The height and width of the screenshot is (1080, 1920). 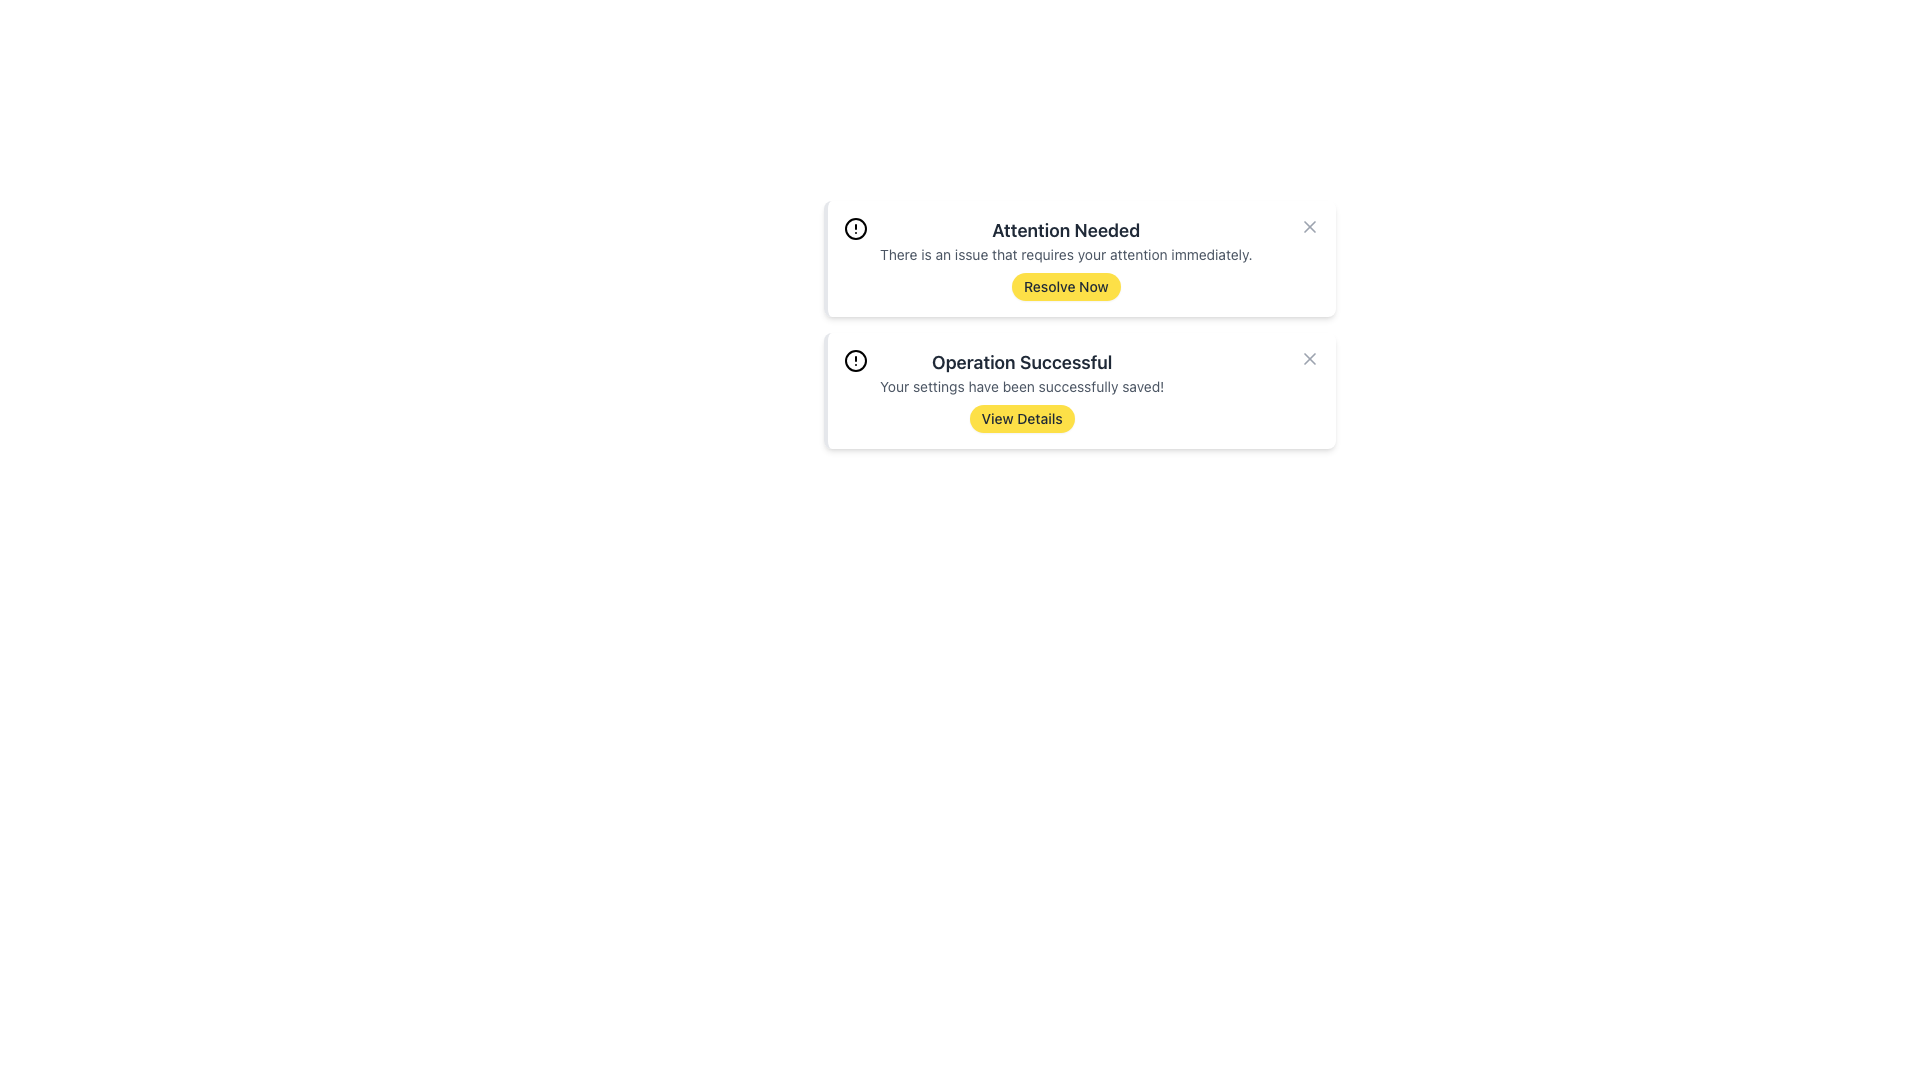 What do you see at coordinates (855, 227) in the screenshot?
I see `the circular icon with a vertical exclamation mark located to the left of the text 'Attention Needed'` at bounding box center [855, 227].